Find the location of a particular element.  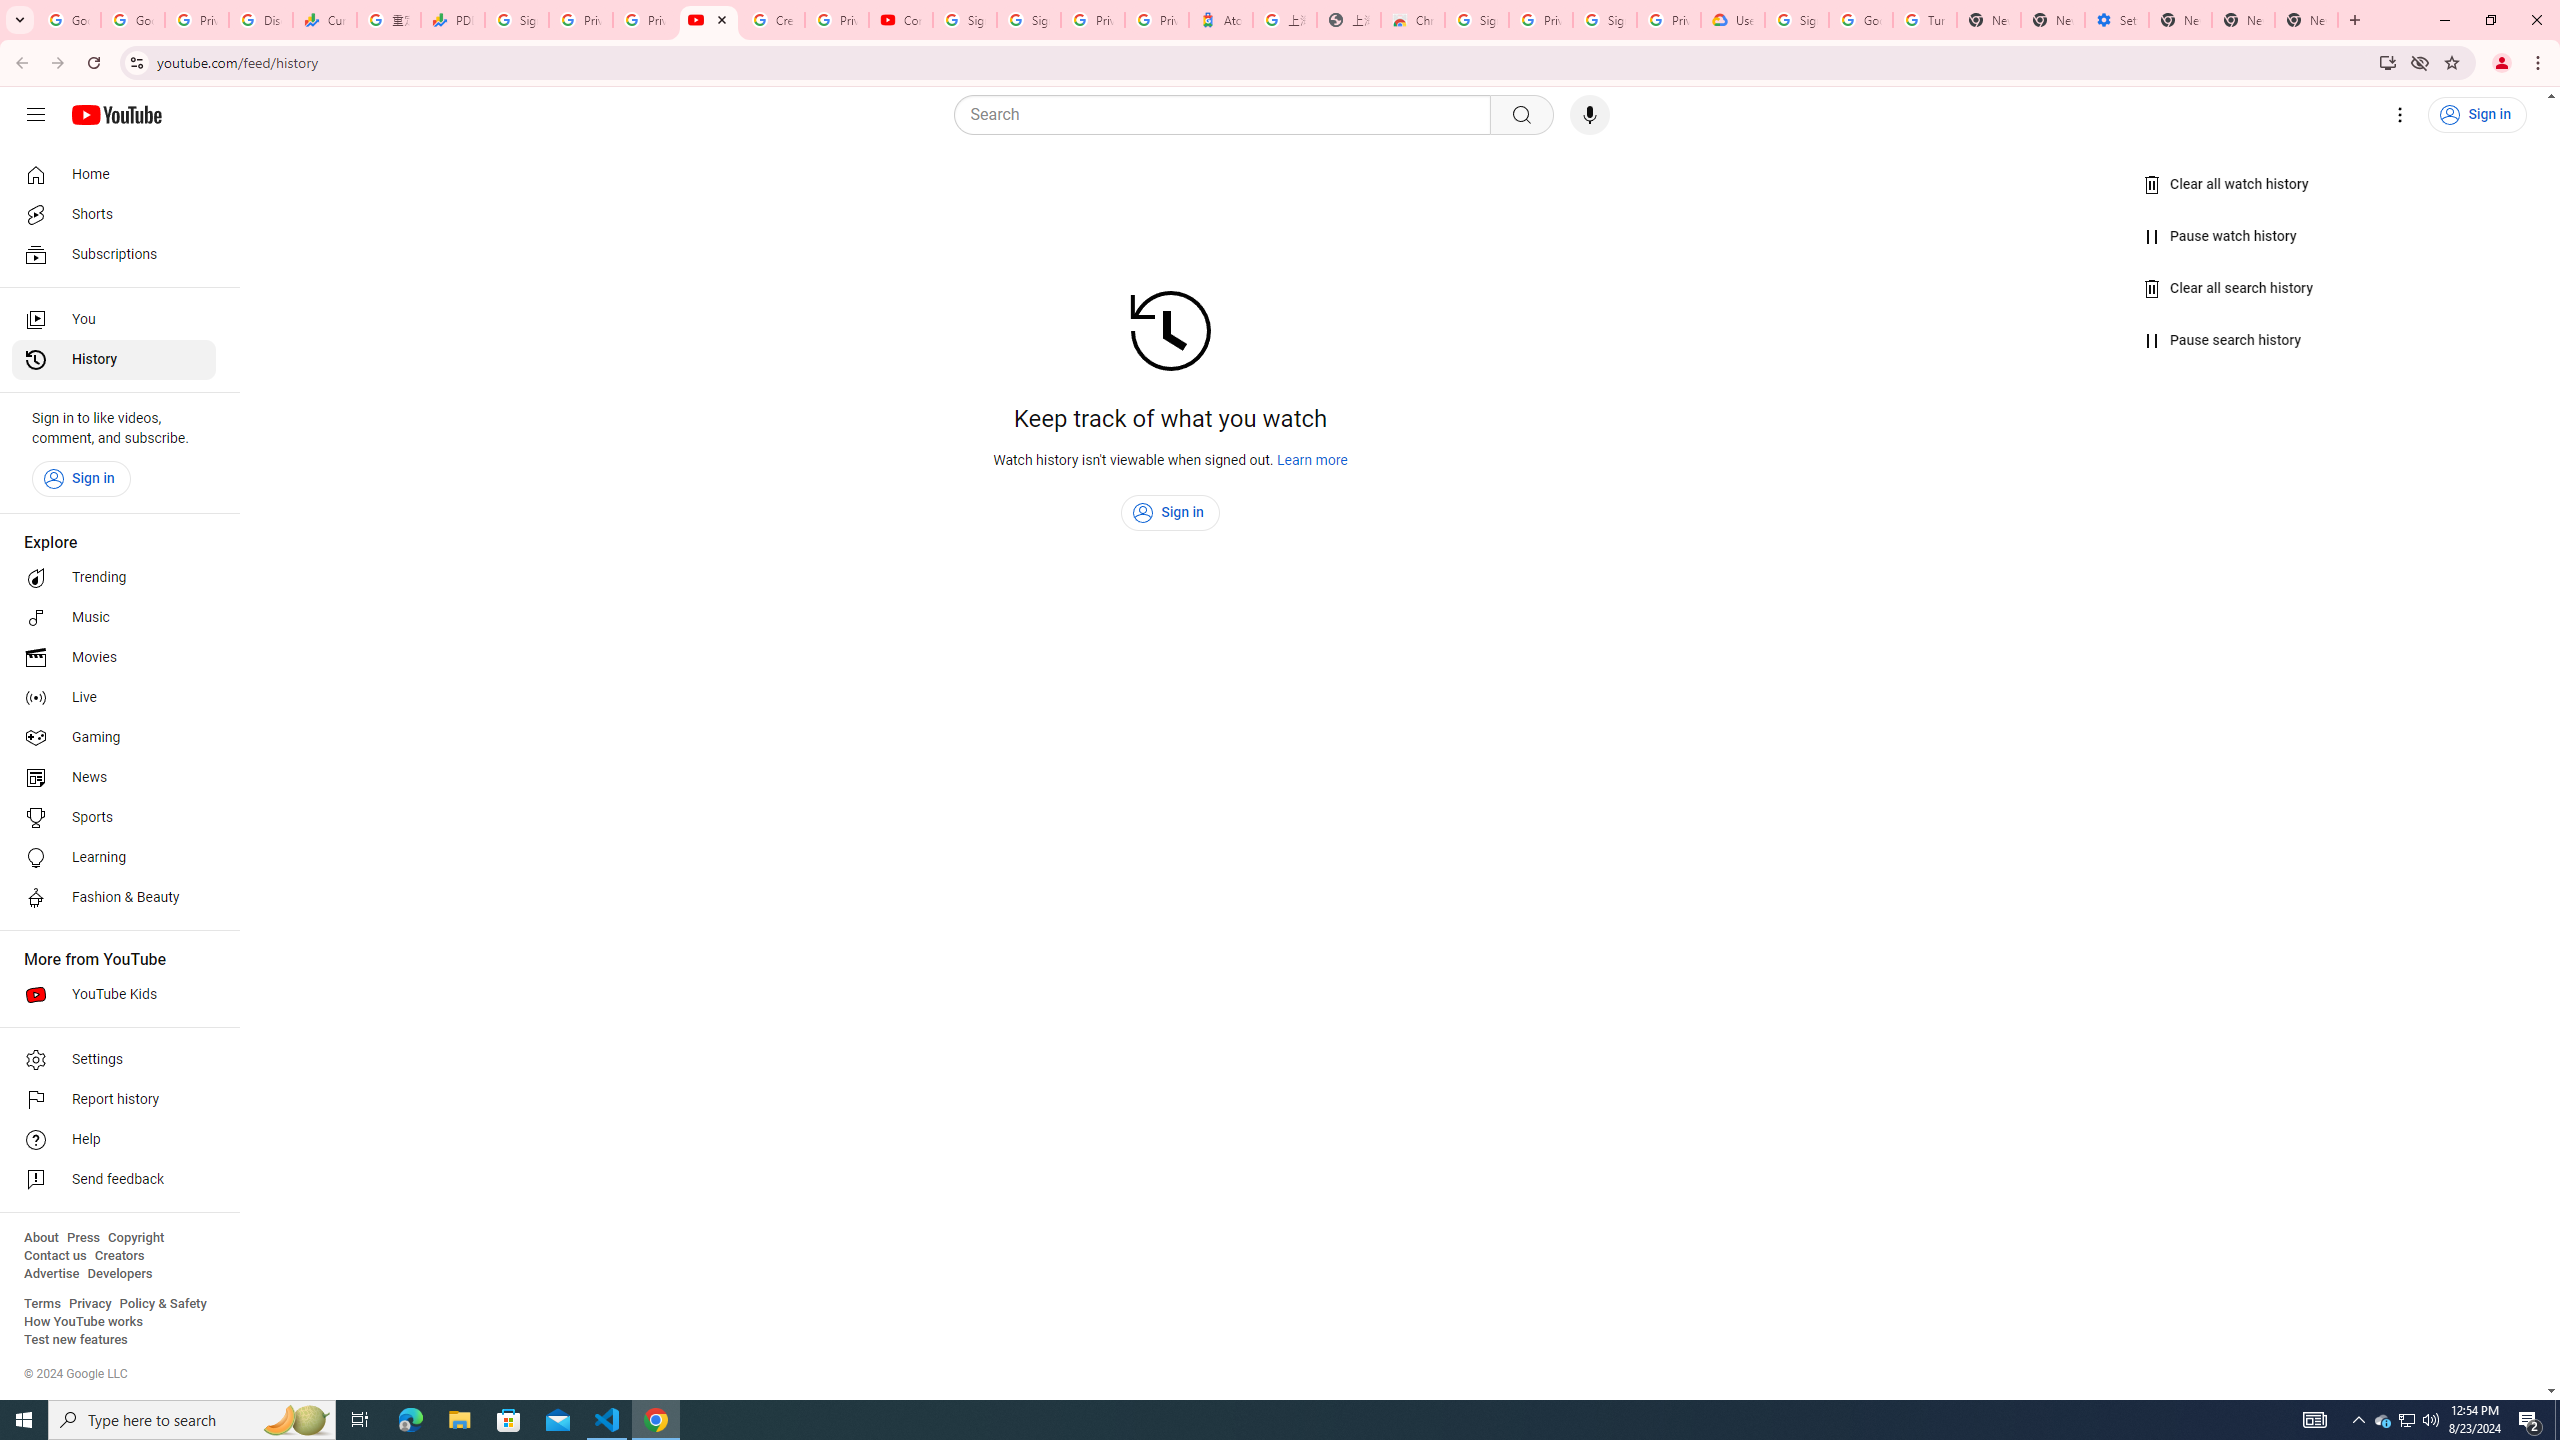

'Sign in - Google Accounts' is located at coordinates (965, 19).